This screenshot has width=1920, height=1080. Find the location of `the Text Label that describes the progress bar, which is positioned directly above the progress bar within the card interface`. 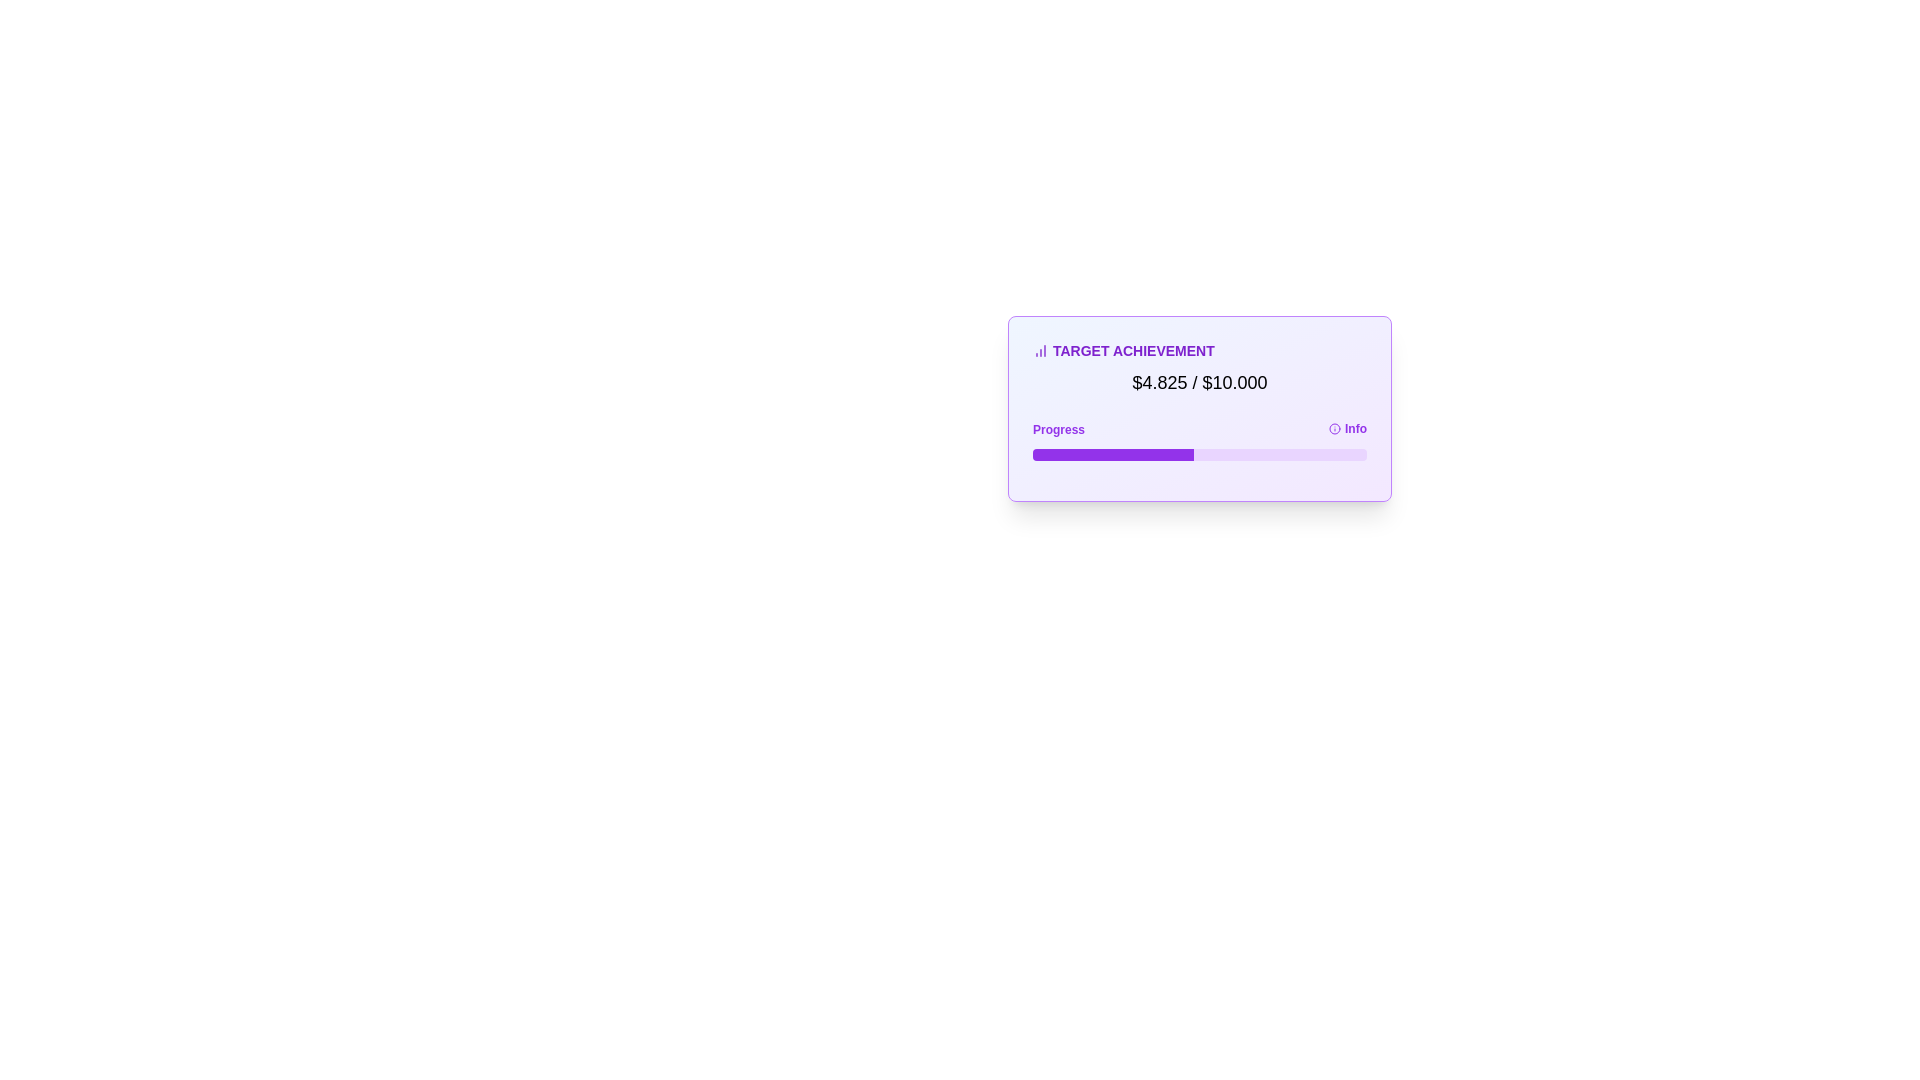

the Text Label that describes the progress bar, which is positioned directly above the progress bar within the card interface is located at coordinates (1058, 428).